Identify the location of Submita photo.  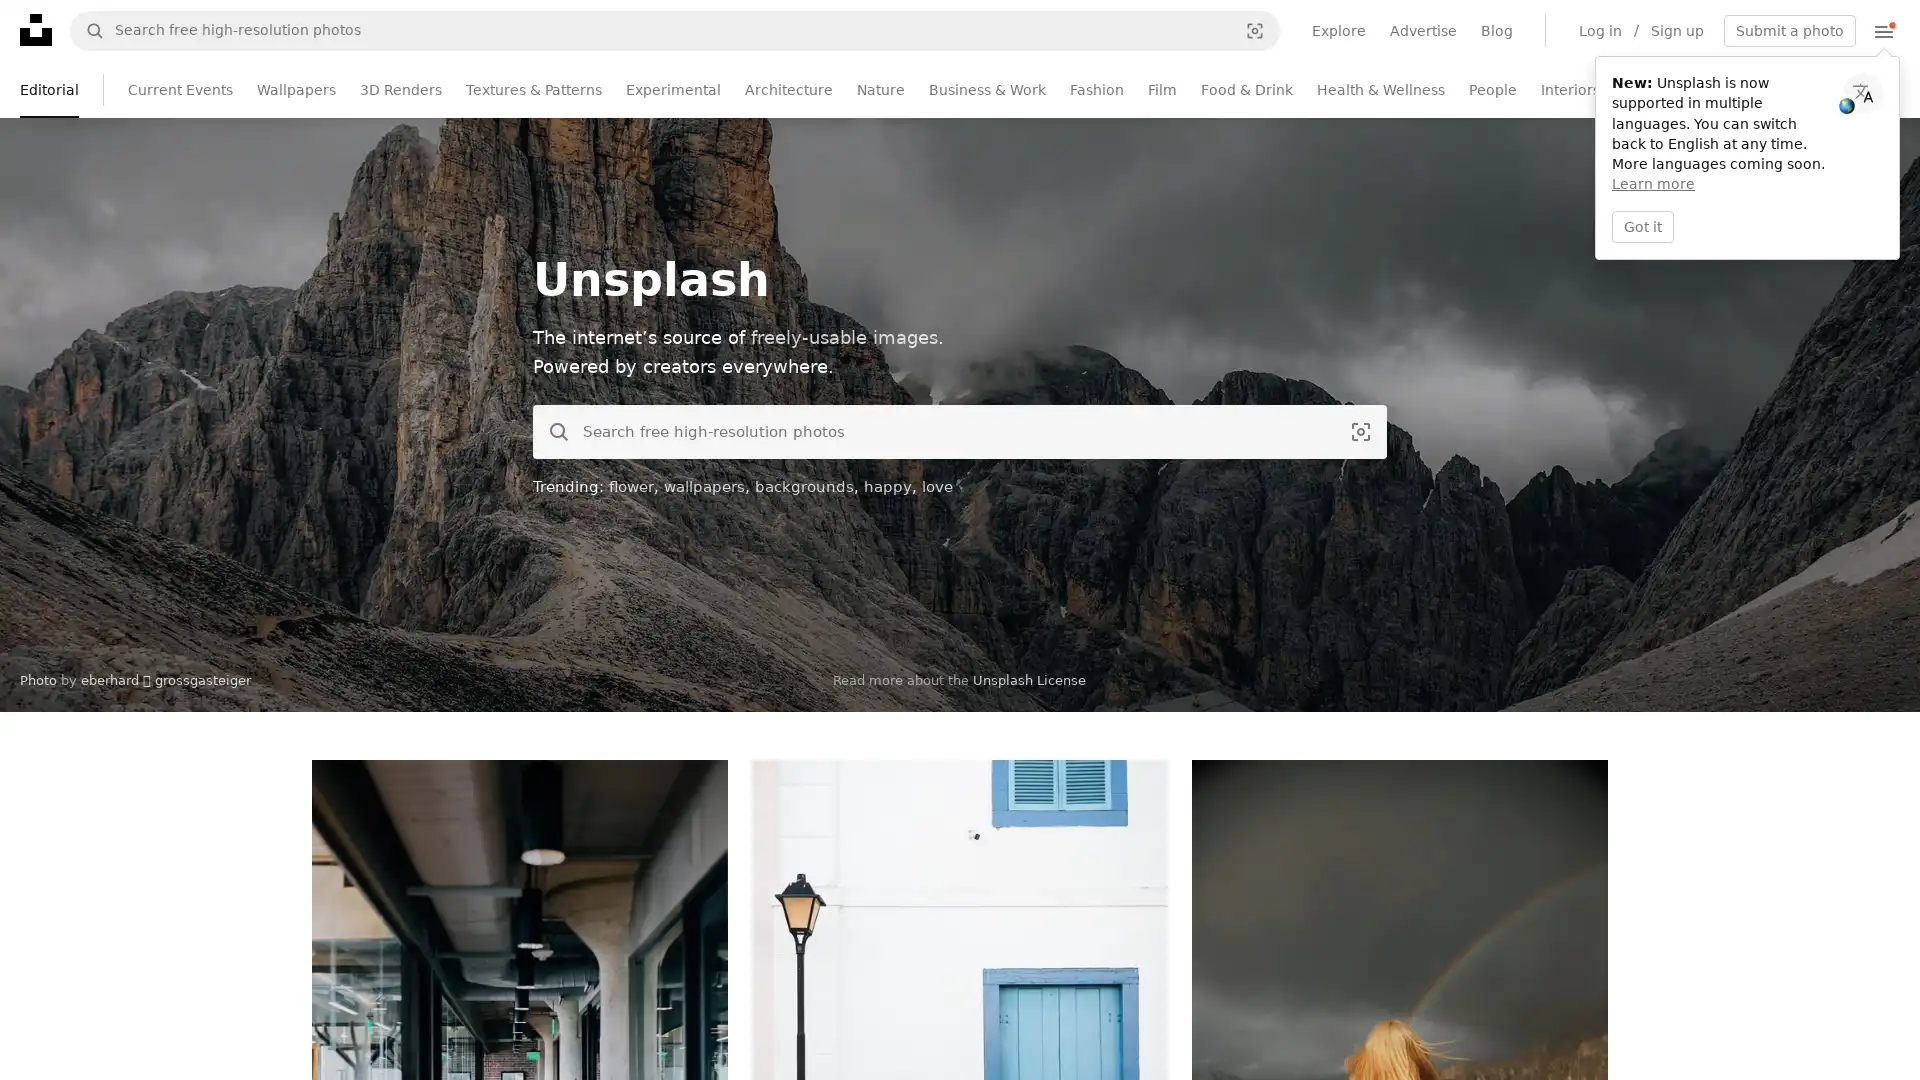
(1790, 30).